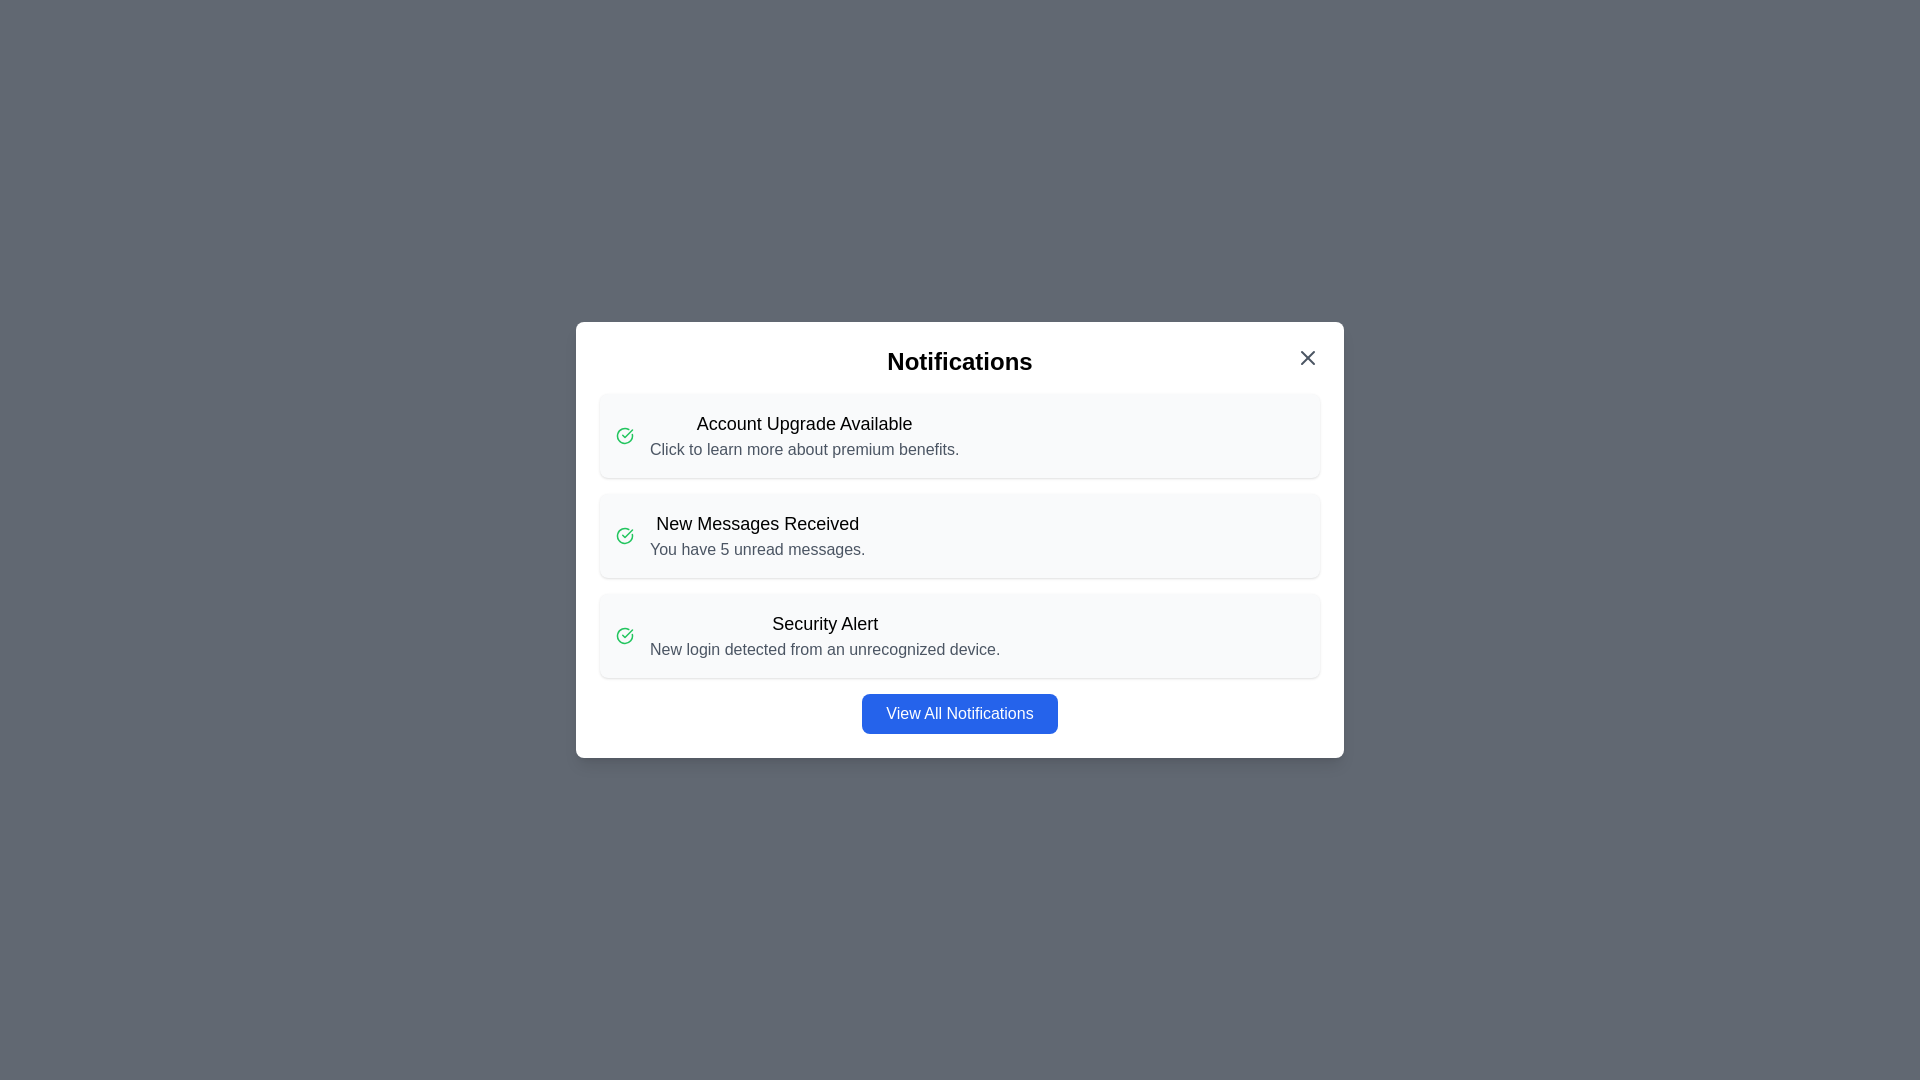 The height and width of the screenshot is (1080, 1920). What do you see at coordinates (825, 636) in the screenshot?
I see `the security alert text component in the Notifications panel, which is the third notification from the top` at bounding box center [825, 636].